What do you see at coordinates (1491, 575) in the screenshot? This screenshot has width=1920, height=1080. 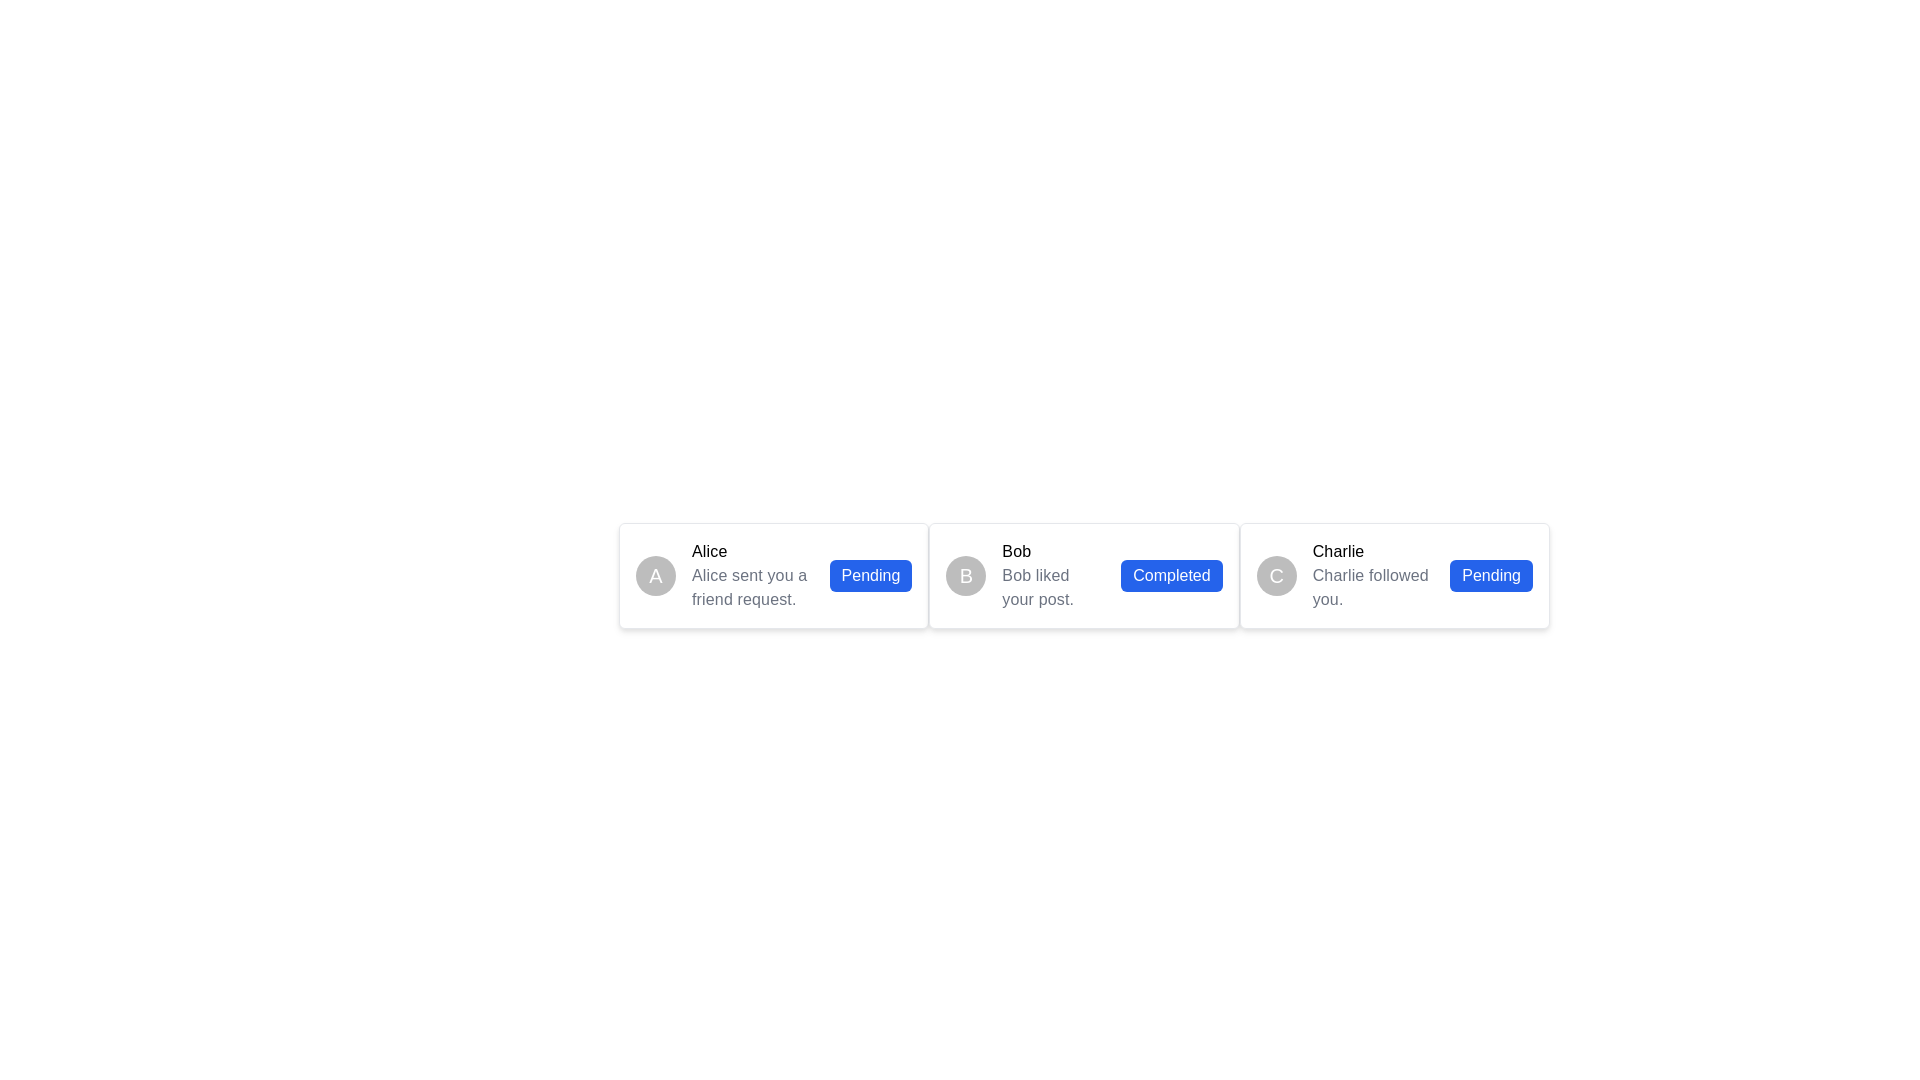 I see `the status indicator button displaying the text 'Pending', located in the rightmost card, next` at bounding box center [1491, 575].